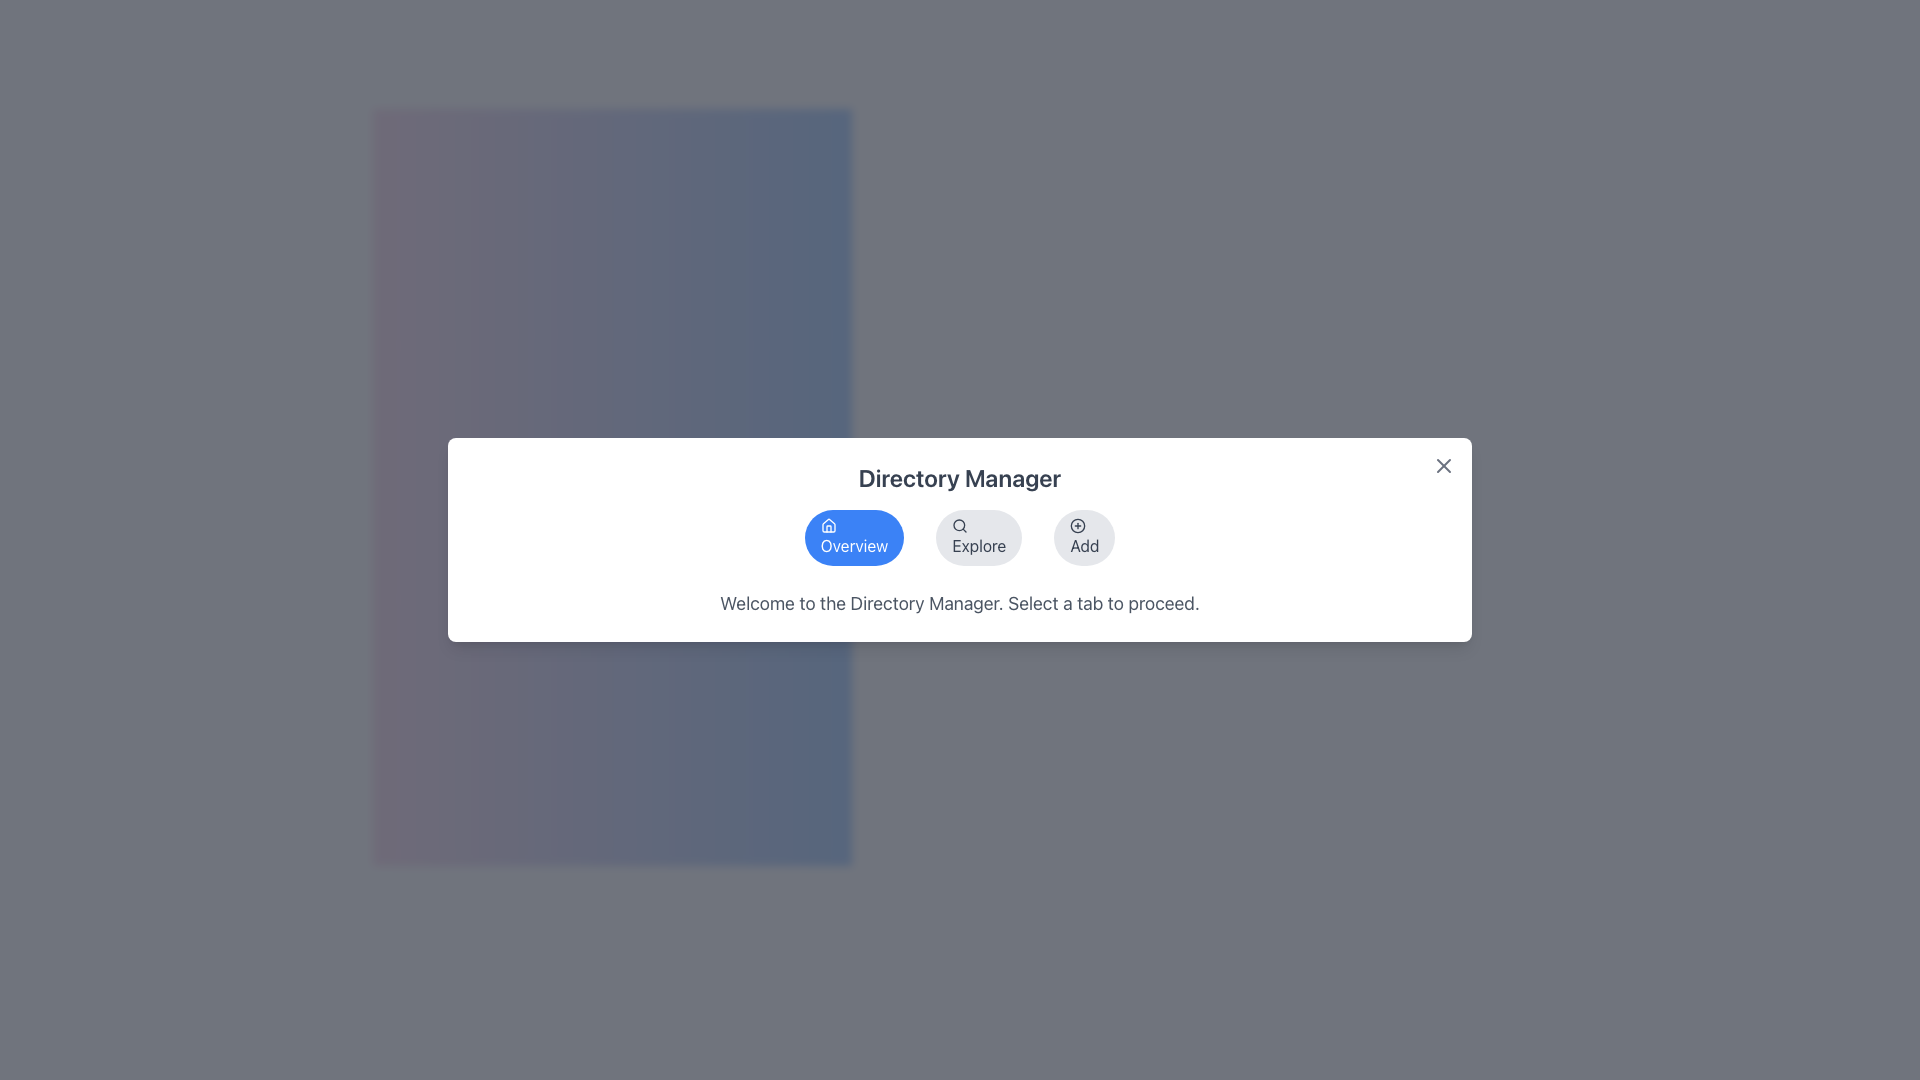 The width and height of the screenshot is (1920, 1080). I want to click on the 'Overview' button, which is a rounded rectangular button with a vibrant blue background and white text, located in the Directory Manager modal interface, so click(854, 536).